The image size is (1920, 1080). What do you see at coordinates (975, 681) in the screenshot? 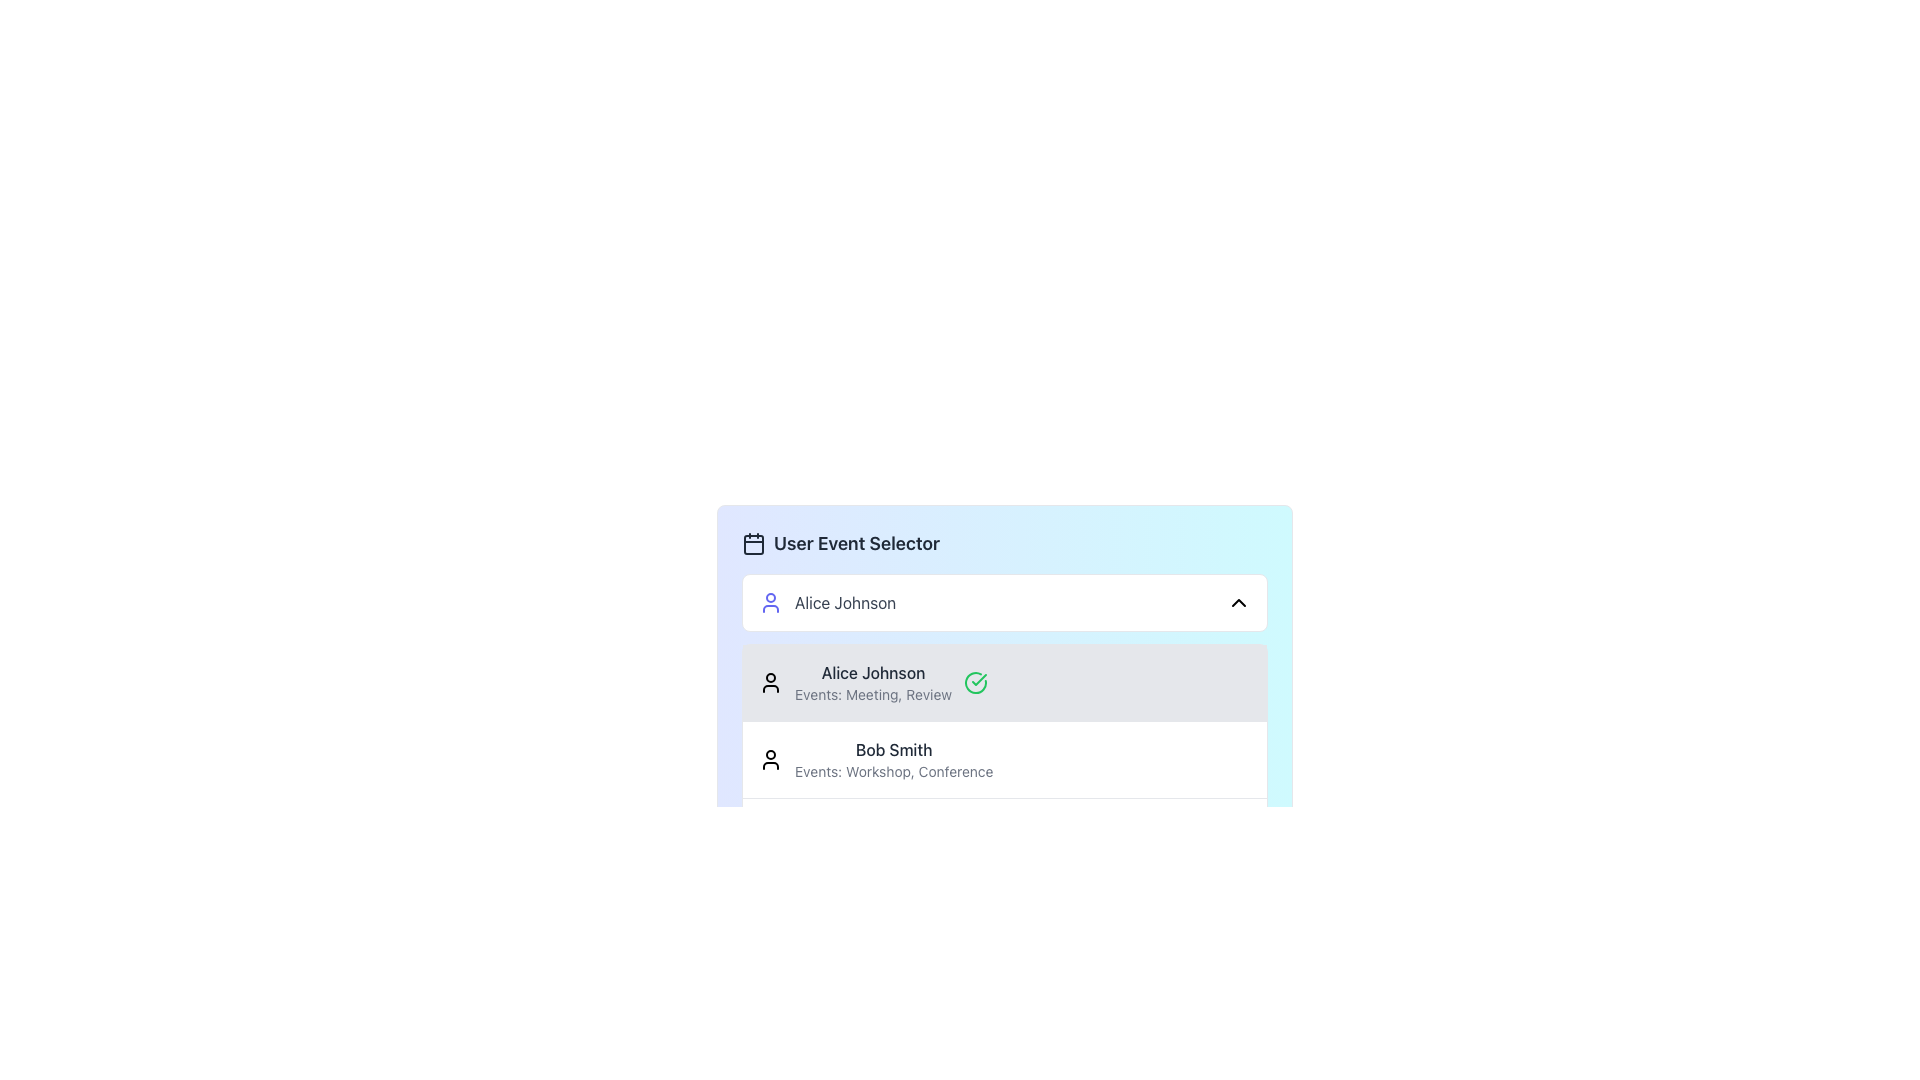
I see `the confirmation icon located to the right of 'Alice Johnson Events: Meeting, Review' to interact with the selected user information` at bounding box center [975, 681].